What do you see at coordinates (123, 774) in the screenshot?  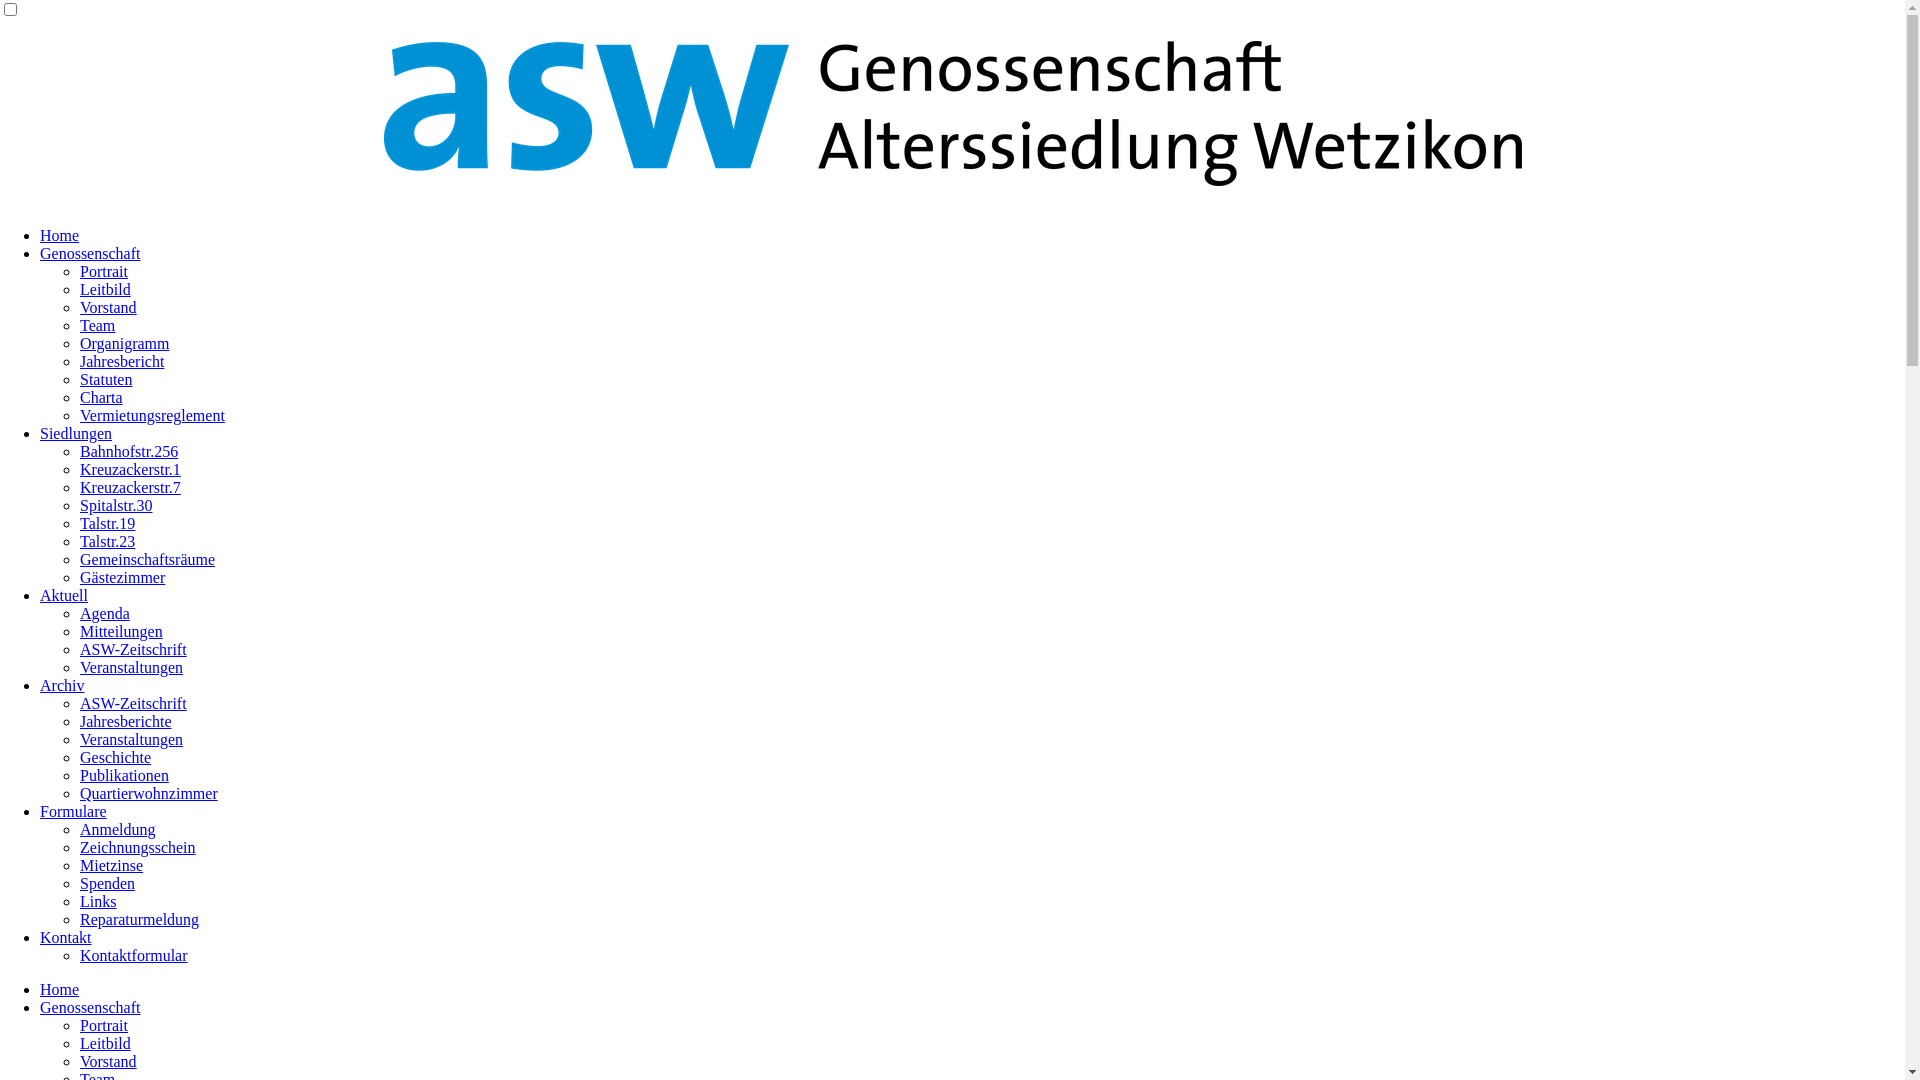 I see `'Publikationen'` at bounding box center [123, 774].